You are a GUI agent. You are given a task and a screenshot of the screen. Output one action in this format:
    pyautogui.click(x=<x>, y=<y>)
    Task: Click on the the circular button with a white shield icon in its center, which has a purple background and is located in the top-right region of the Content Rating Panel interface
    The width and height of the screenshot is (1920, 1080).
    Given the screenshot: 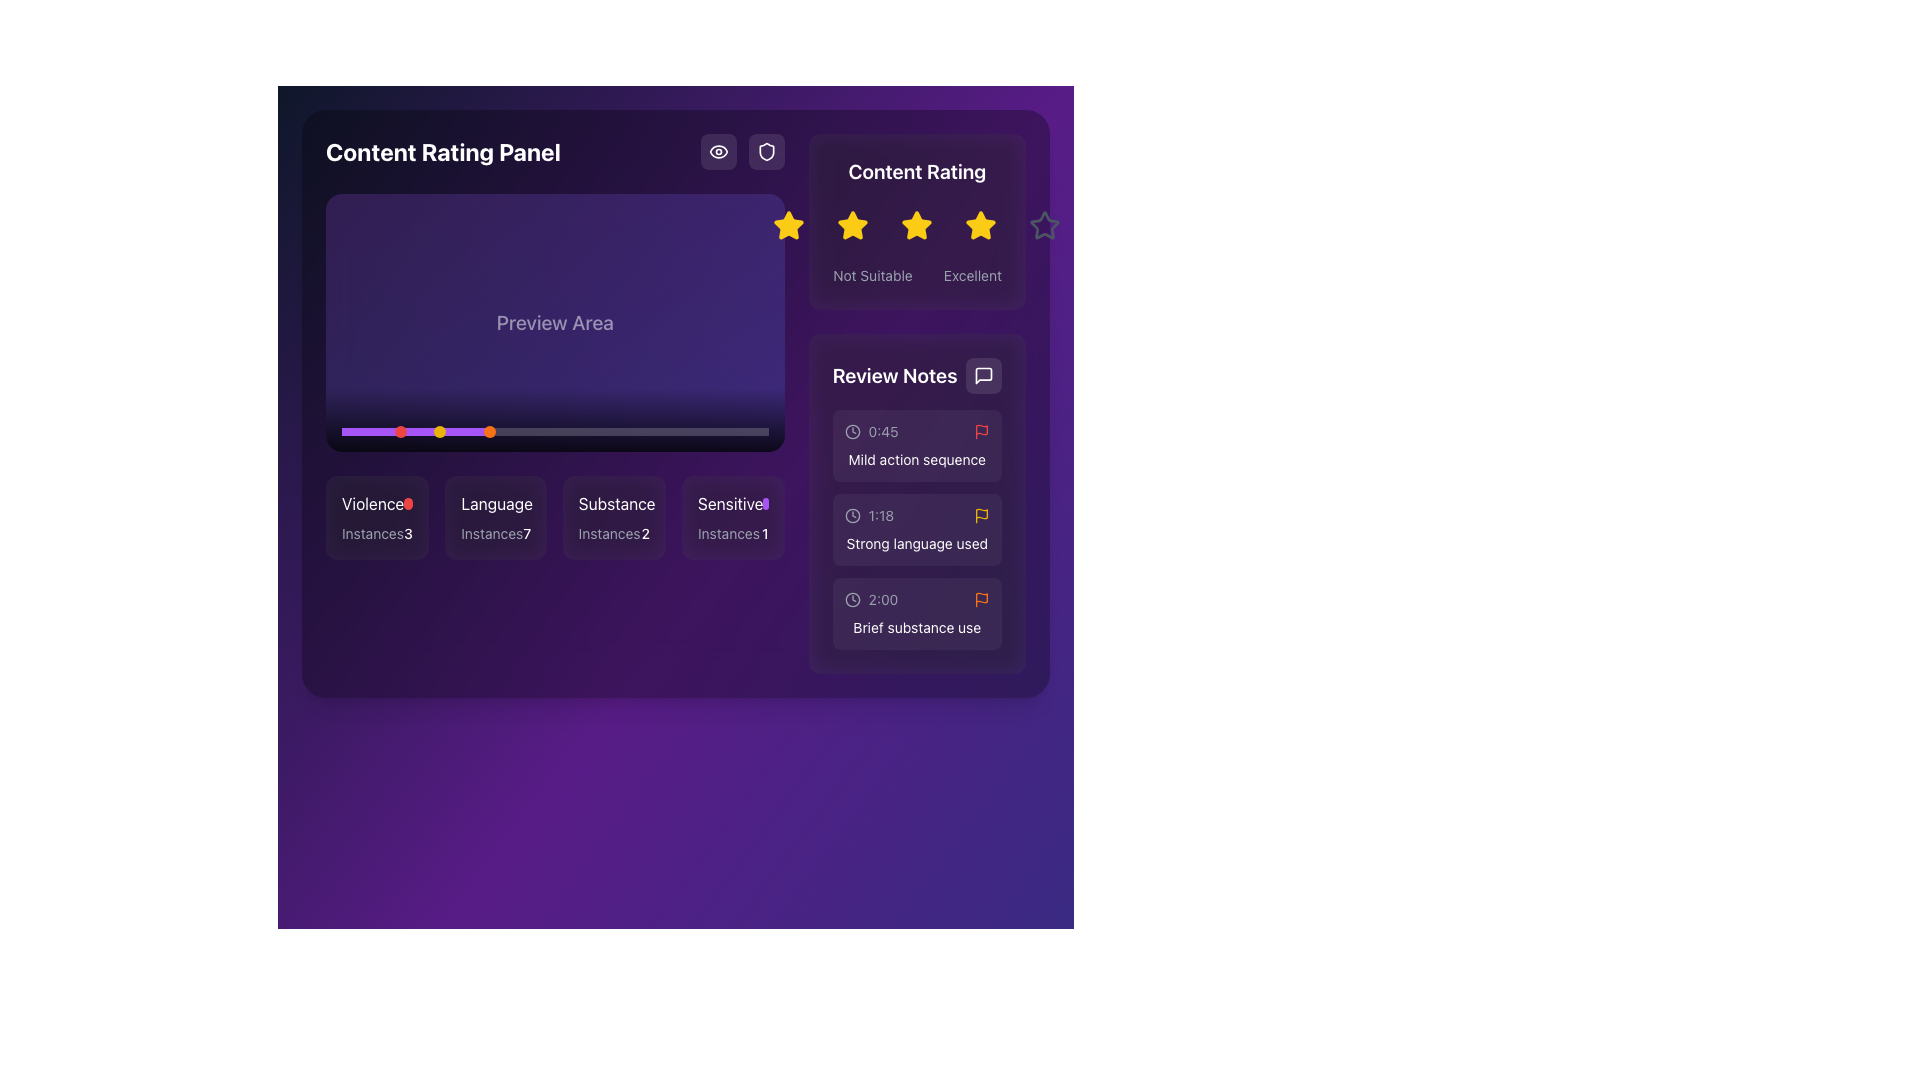 What is the action you would take?
    pyautogui.click(x=765, y=150)
    